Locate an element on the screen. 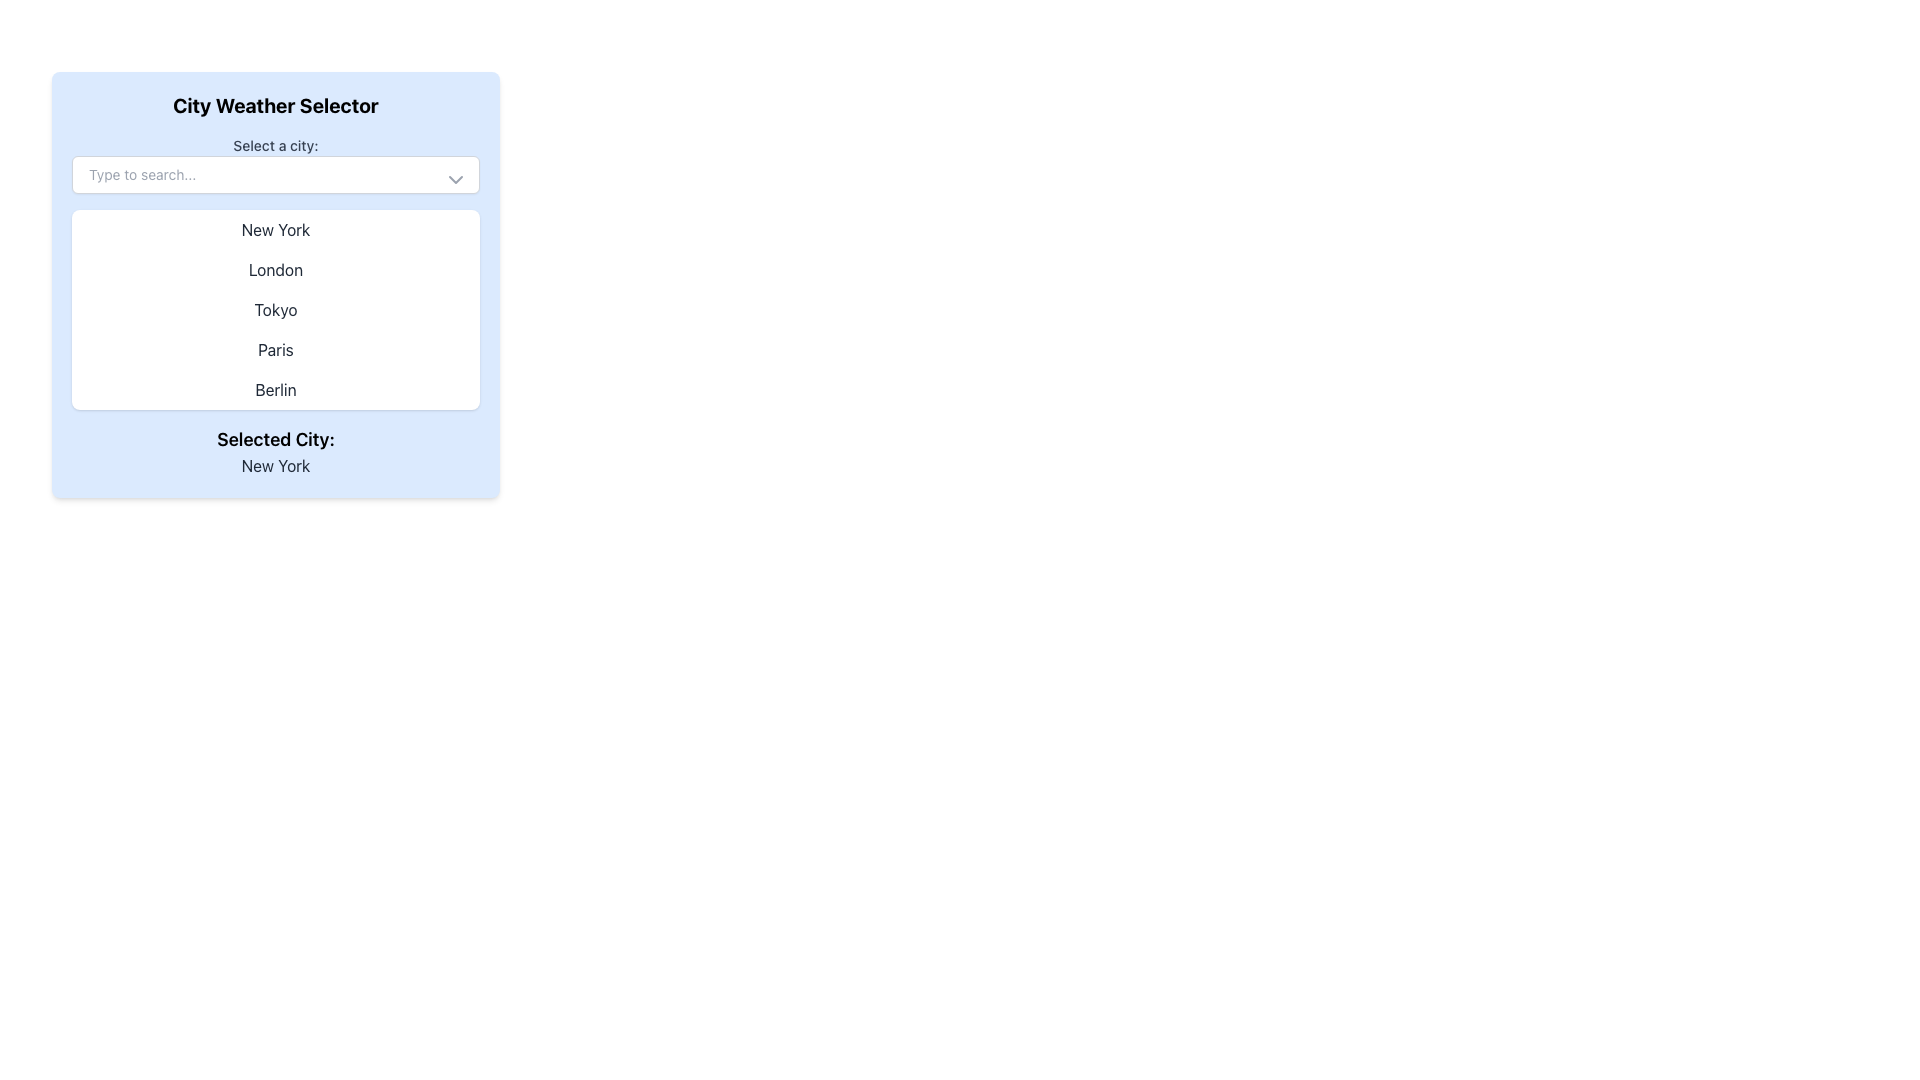 This screenshot has width=1920, height=1080. the downward chevron button located at the top-right corner of the search input box is located at coordinates (455, 180).